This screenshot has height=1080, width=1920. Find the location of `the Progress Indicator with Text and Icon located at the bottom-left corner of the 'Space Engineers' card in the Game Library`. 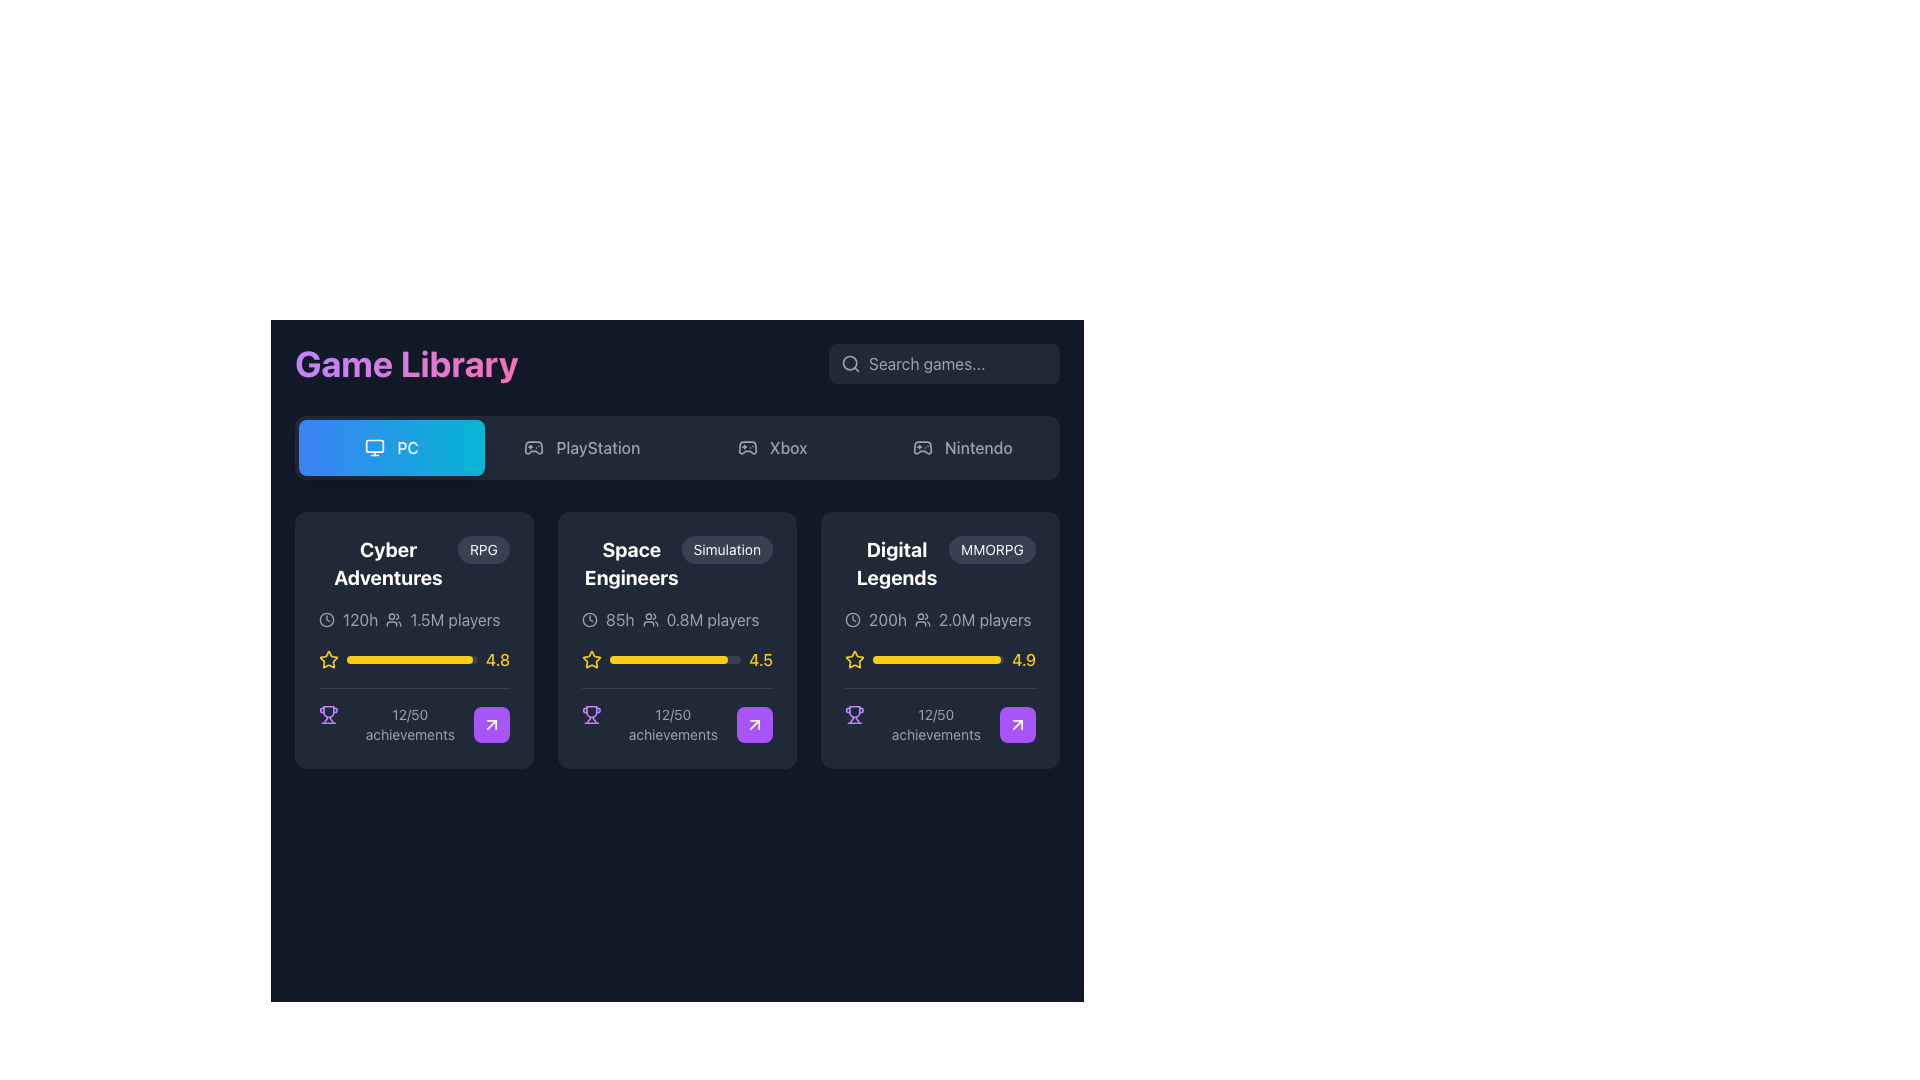

the Progress Indicator with Text and Icon located at the bottom-left corner of the 'Space Engineers' card in the Game Library is located at coordinates (659, 725).